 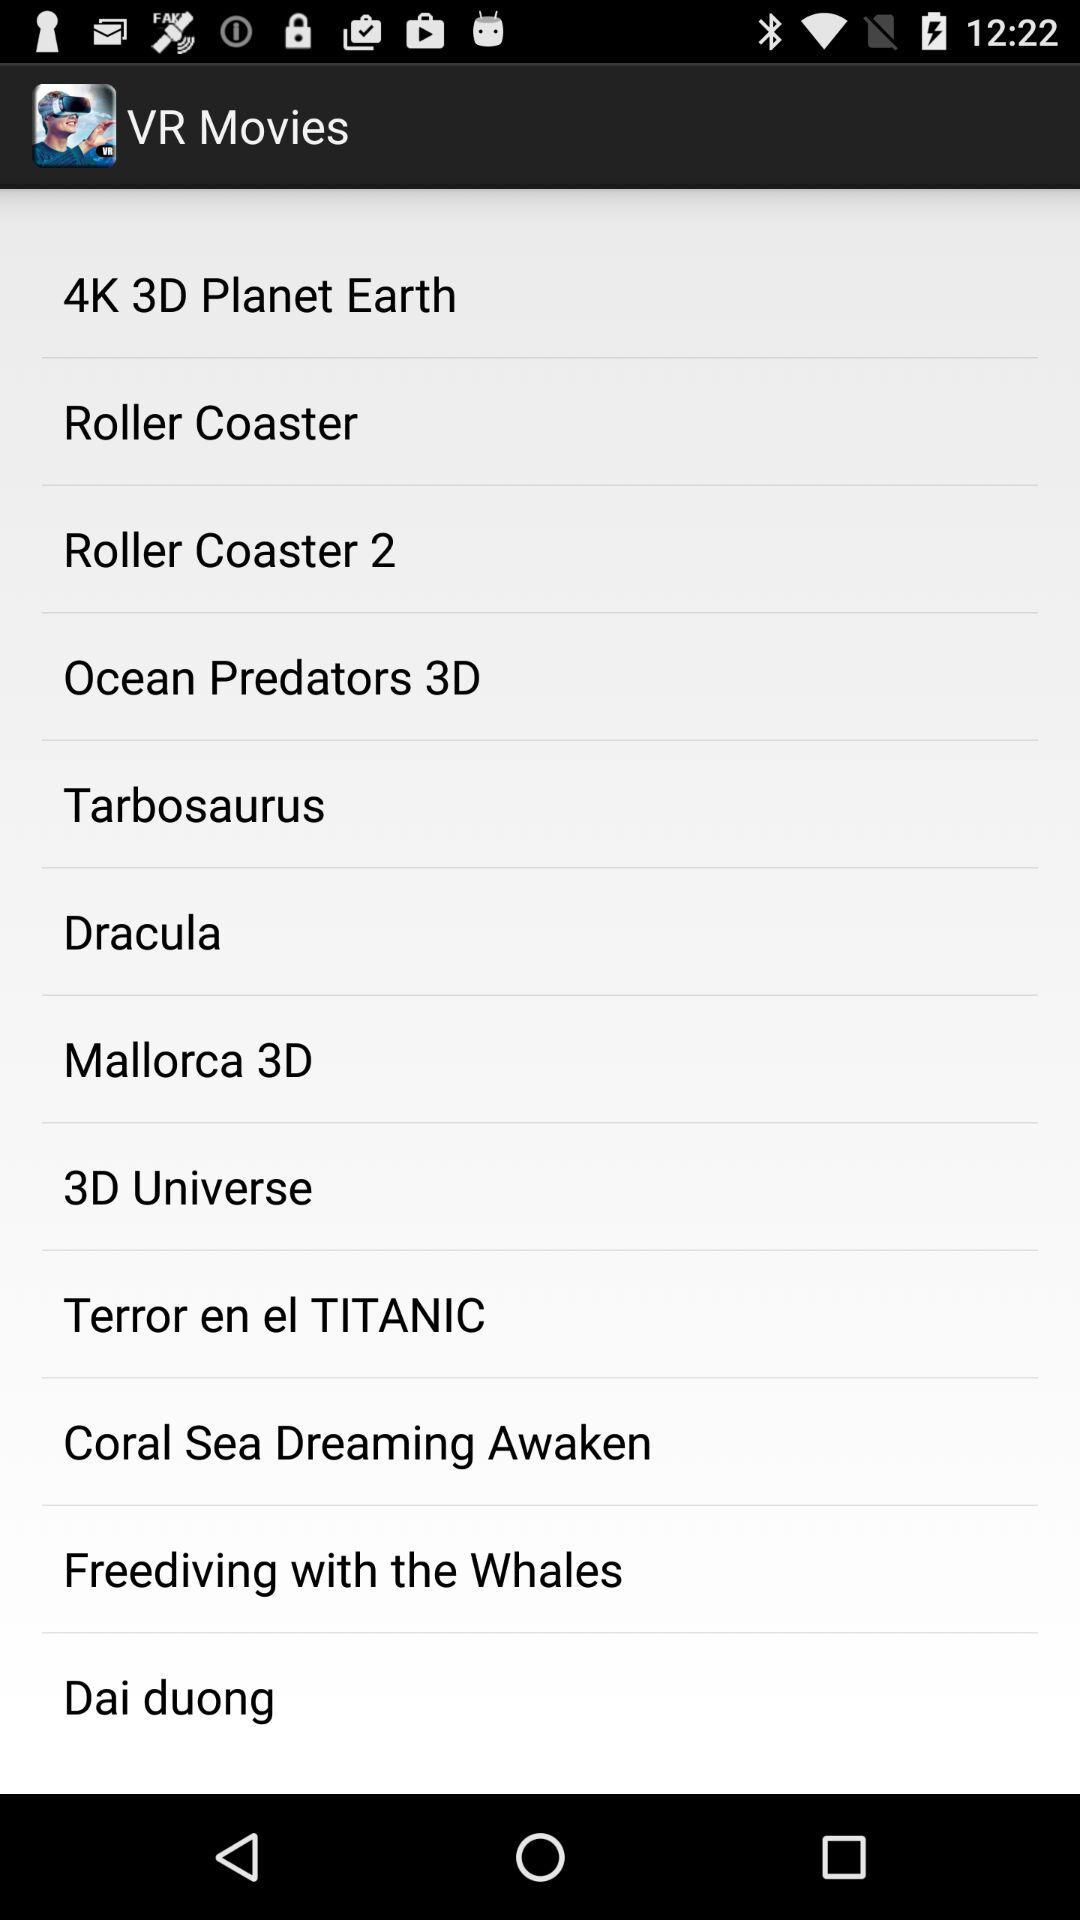 I want to click on the tarbosaurus app, so click(x=540, y=804).